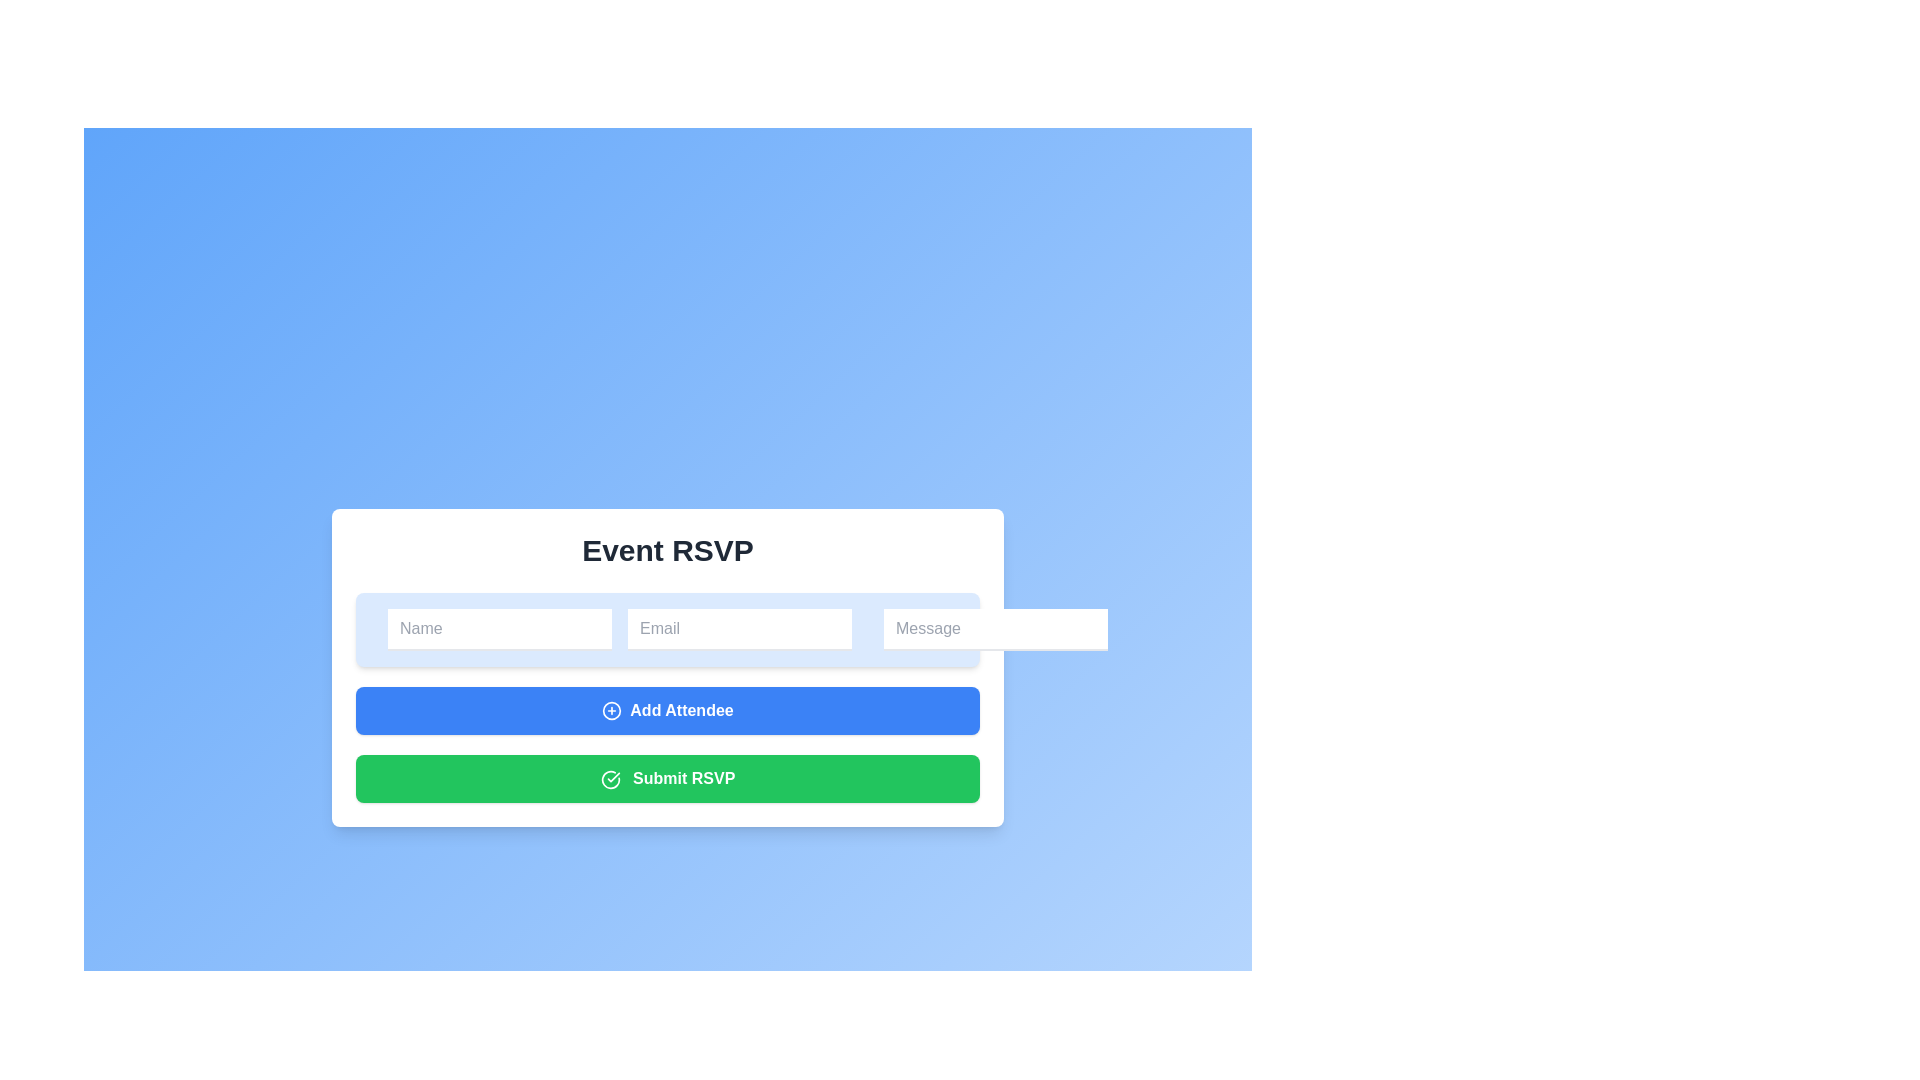  Describe the element at coordinates (667, 709) in the screenshot. I see `the button that allows users` at that location.